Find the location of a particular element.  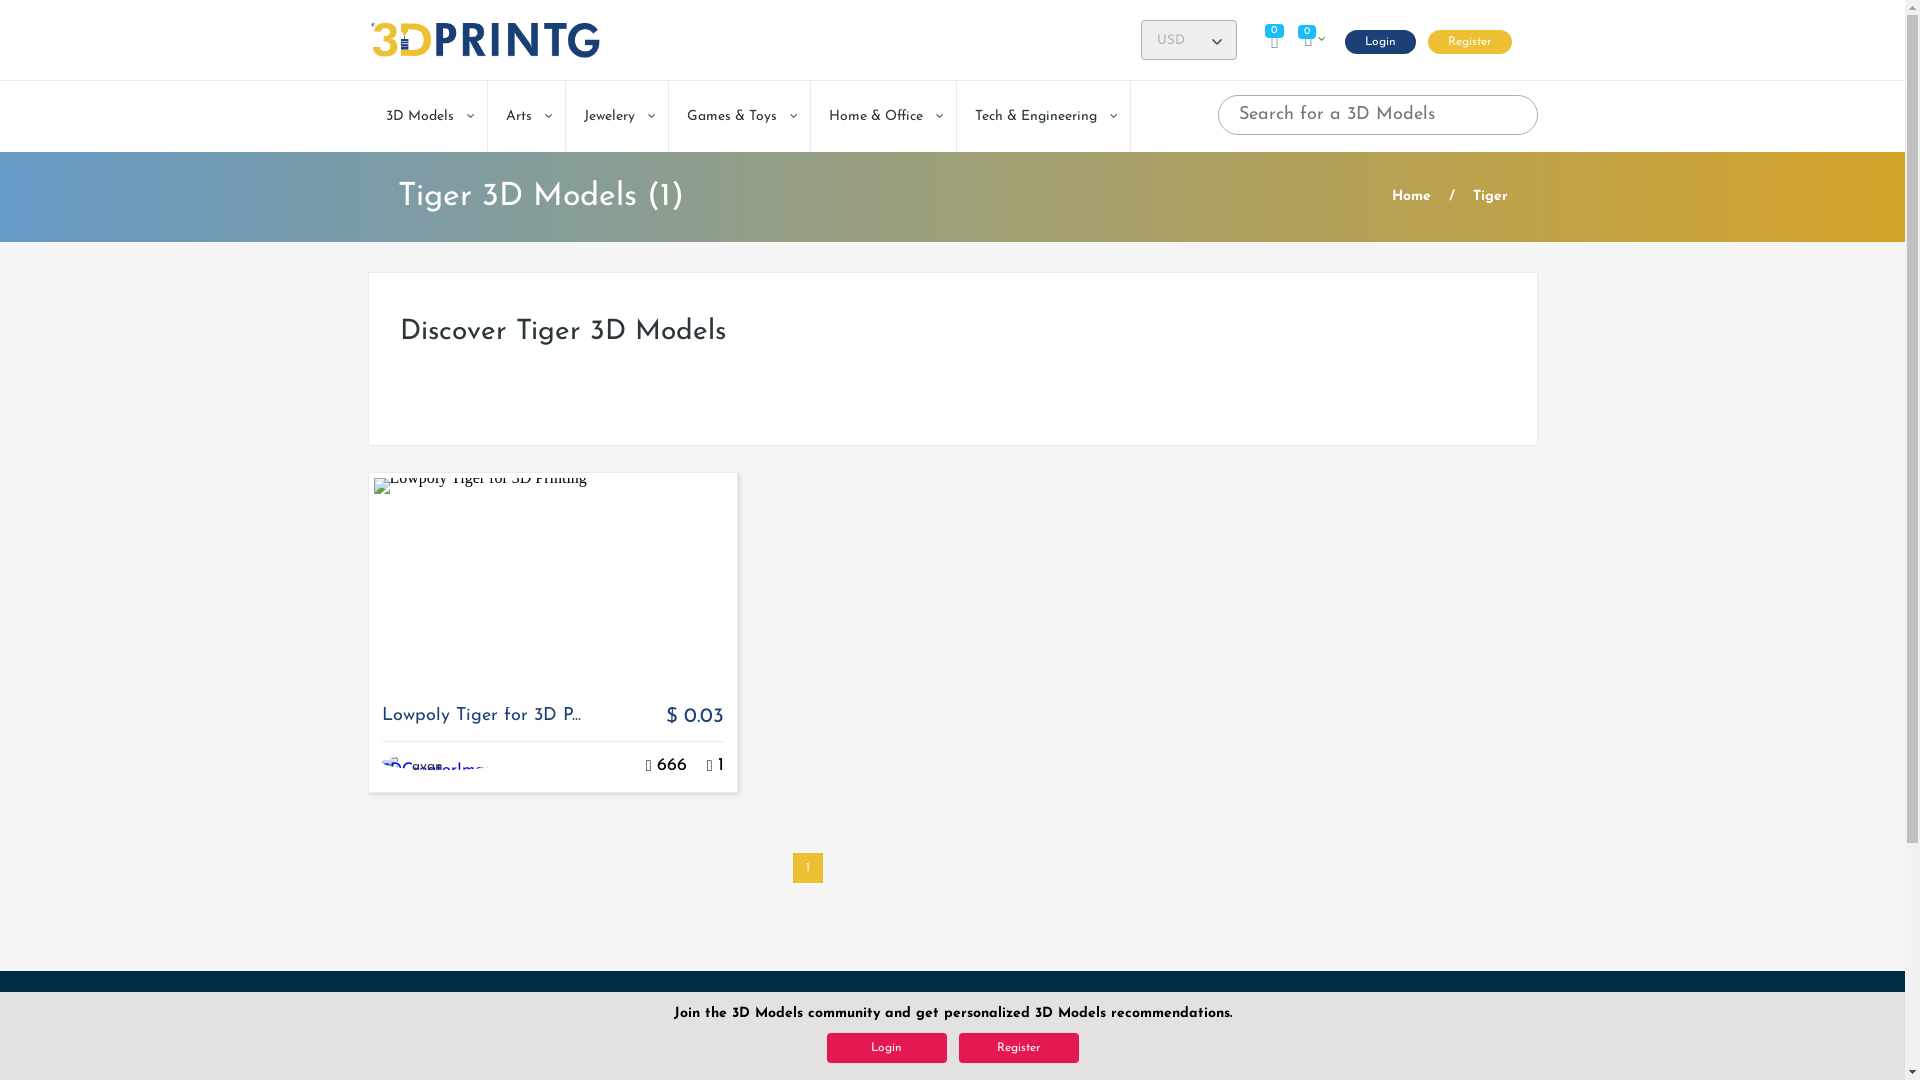

'Jewelery' is located at coordinates (616, 116).